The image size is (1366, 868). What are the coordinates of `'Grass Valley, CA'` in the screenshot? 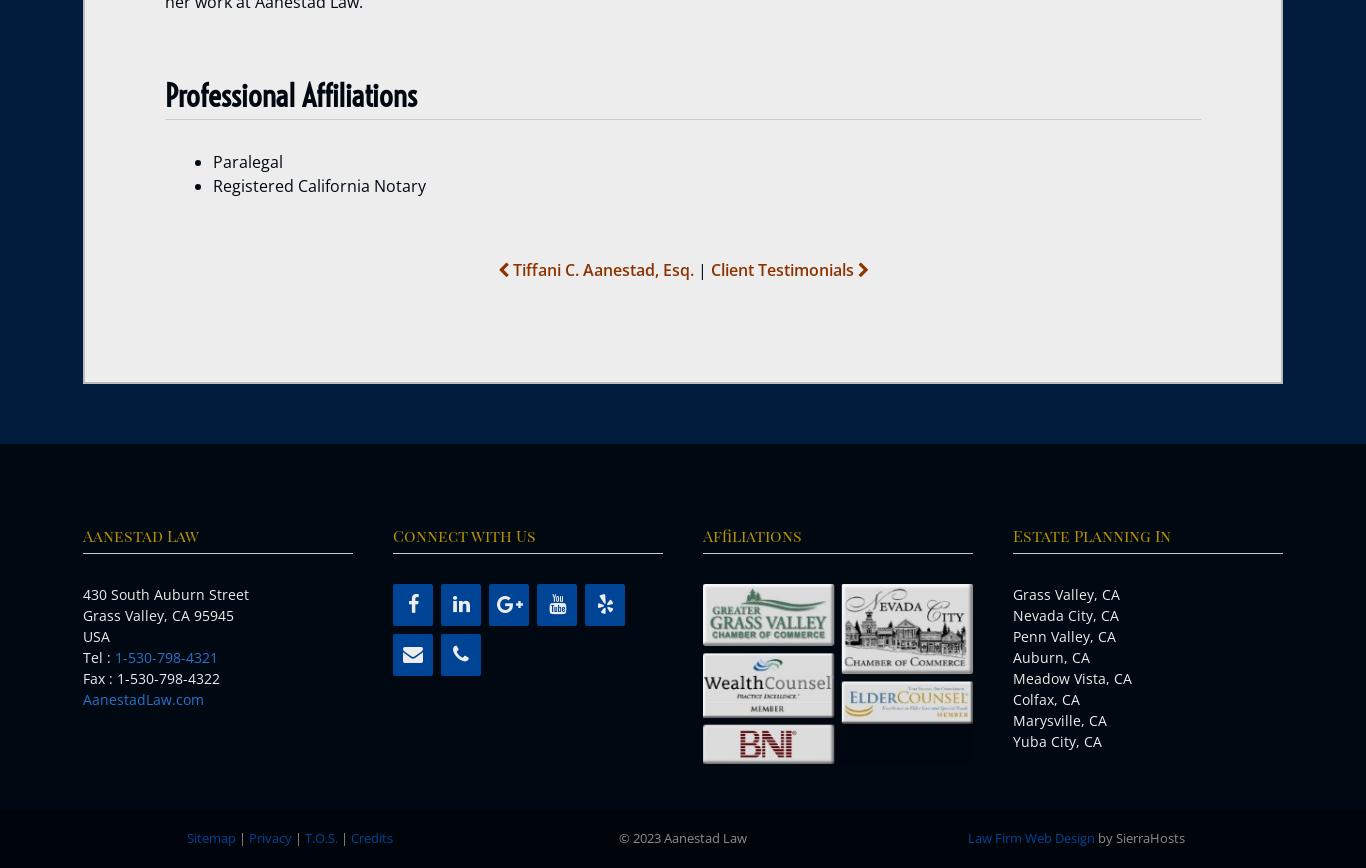 It's located at (1065, 594).